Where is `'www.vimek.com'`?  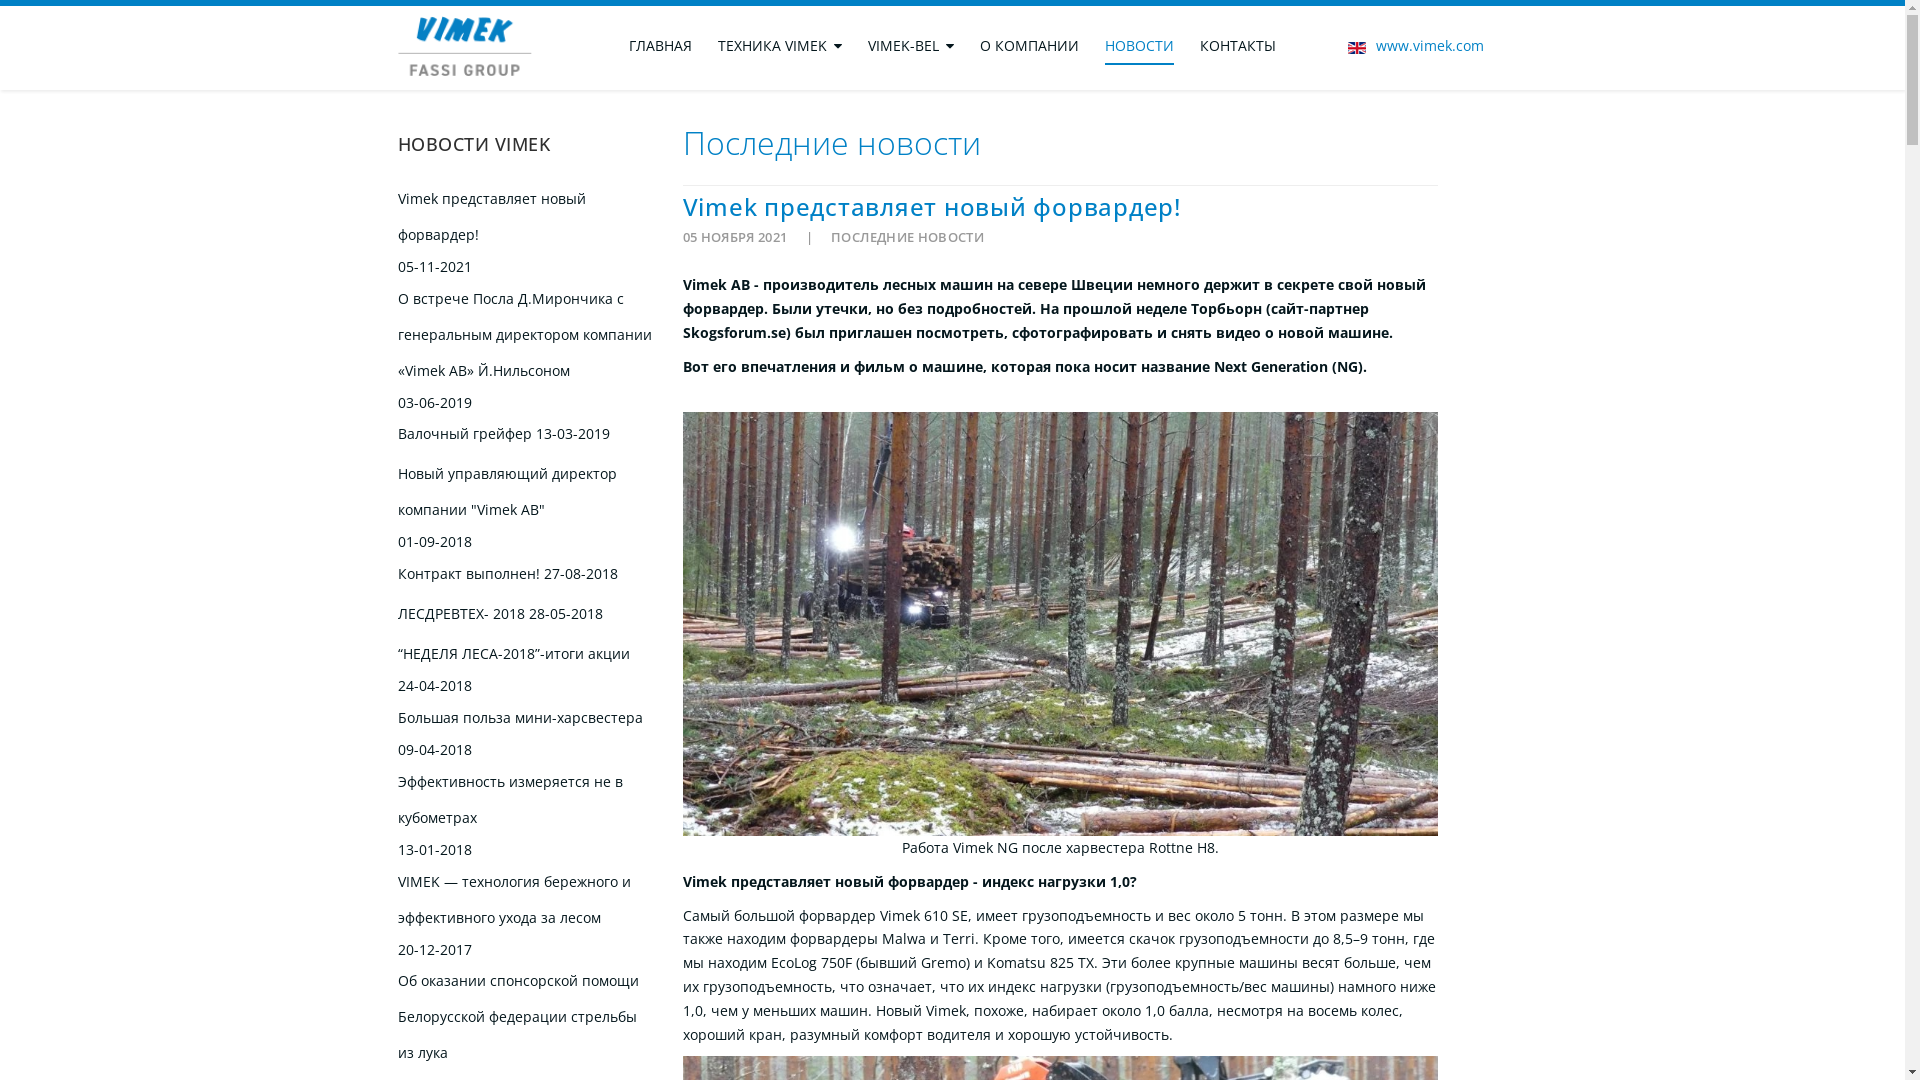
'www.vimek.com' is located at coordinates (1375, 45).